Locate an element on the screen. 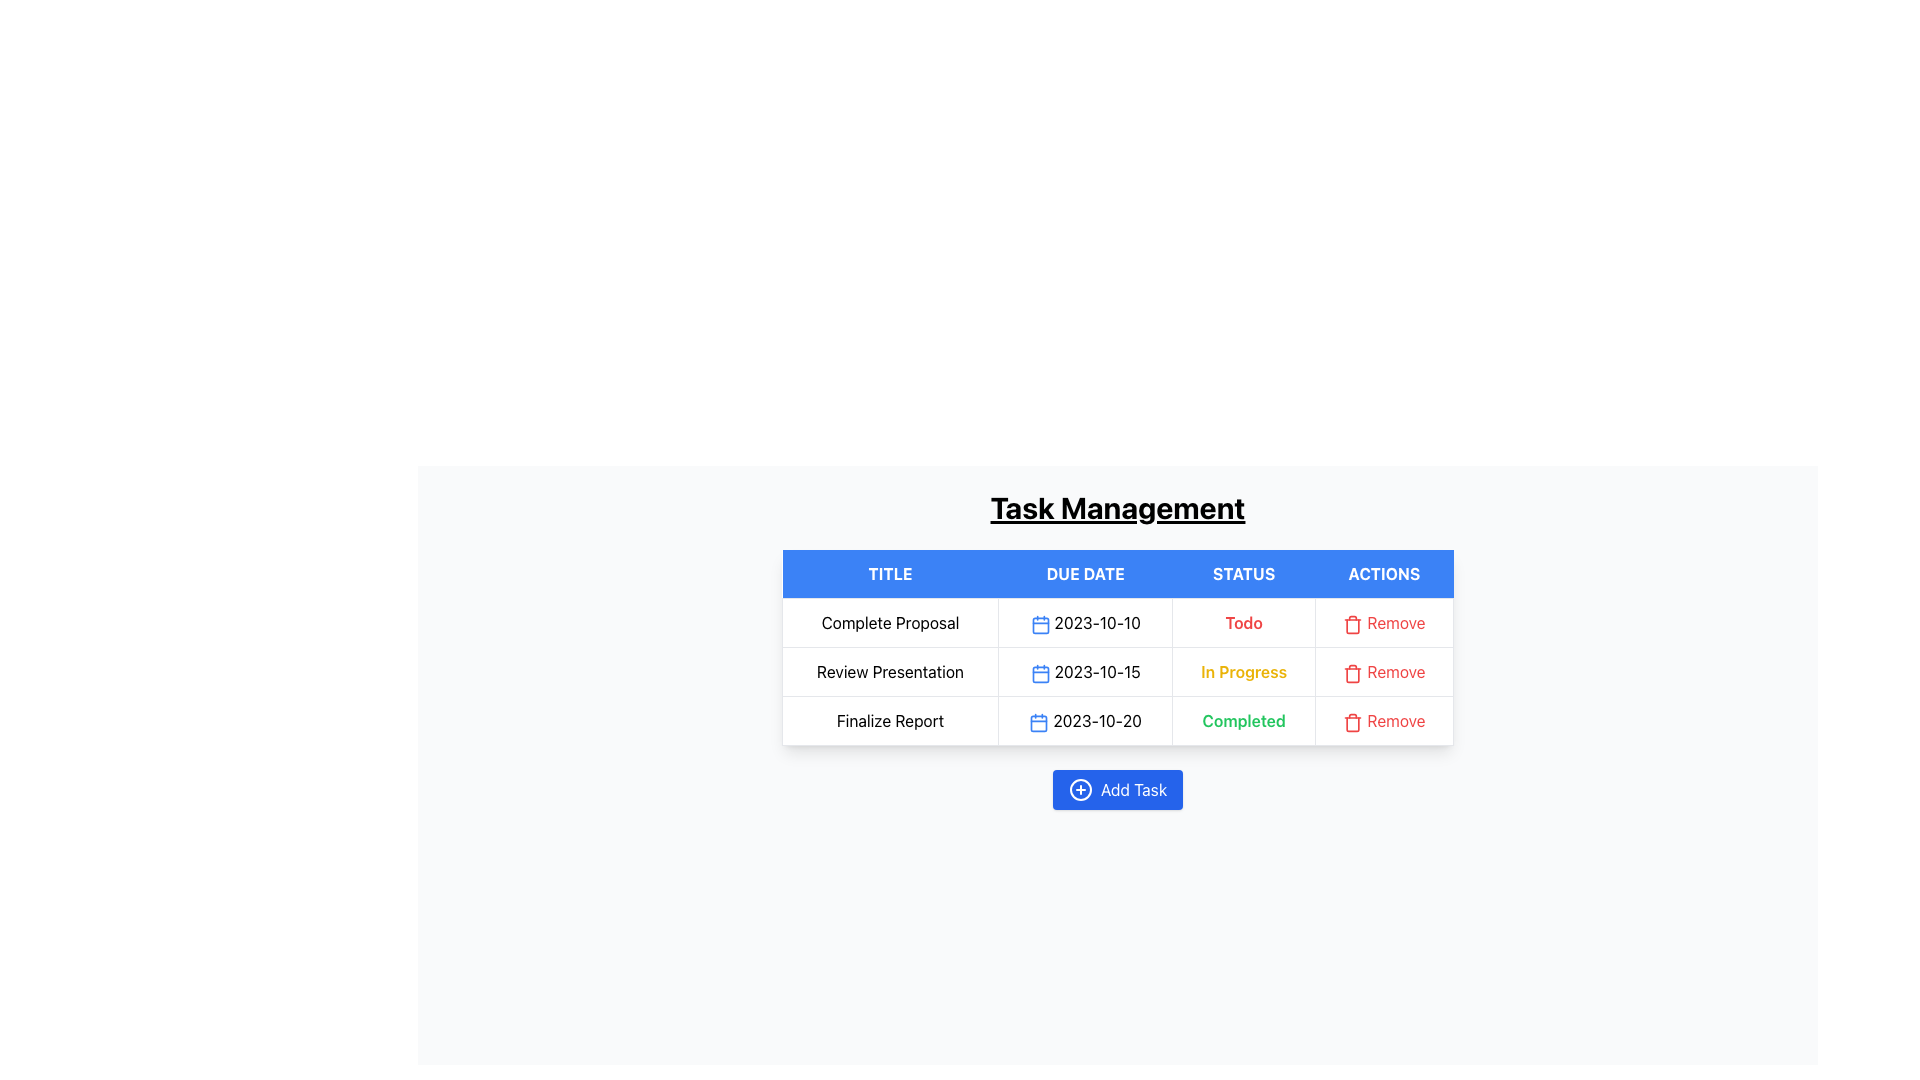 The width and height of the screenshot is (1920, 1080). the red trash bin icon button with a 'Remove' label located in the 'Actions' column of the third row of the table, adjacent to the 'Completed' status is located at coordinates (1353, 722).